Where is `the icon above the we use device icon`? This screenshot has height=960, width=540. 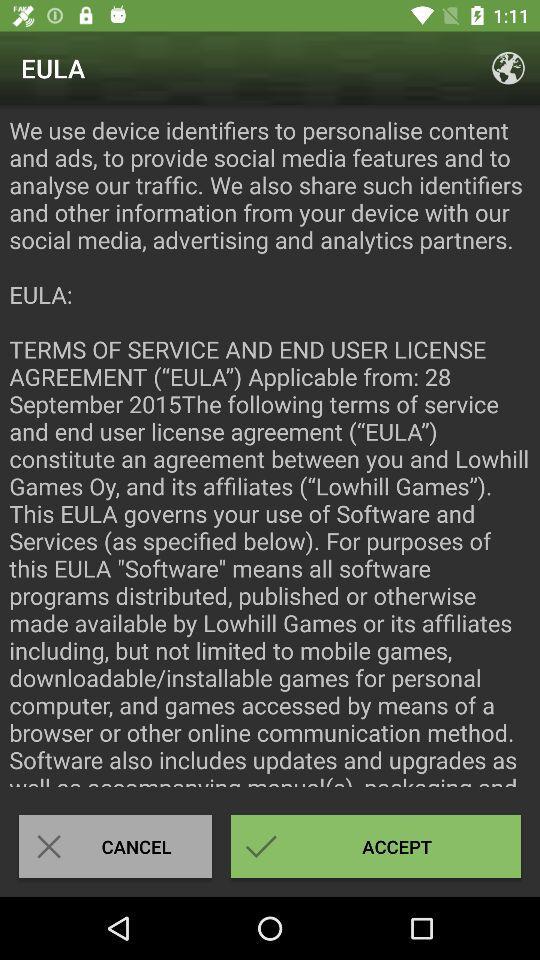
the icon above the we use device icon is located at coordinates (508, 68).